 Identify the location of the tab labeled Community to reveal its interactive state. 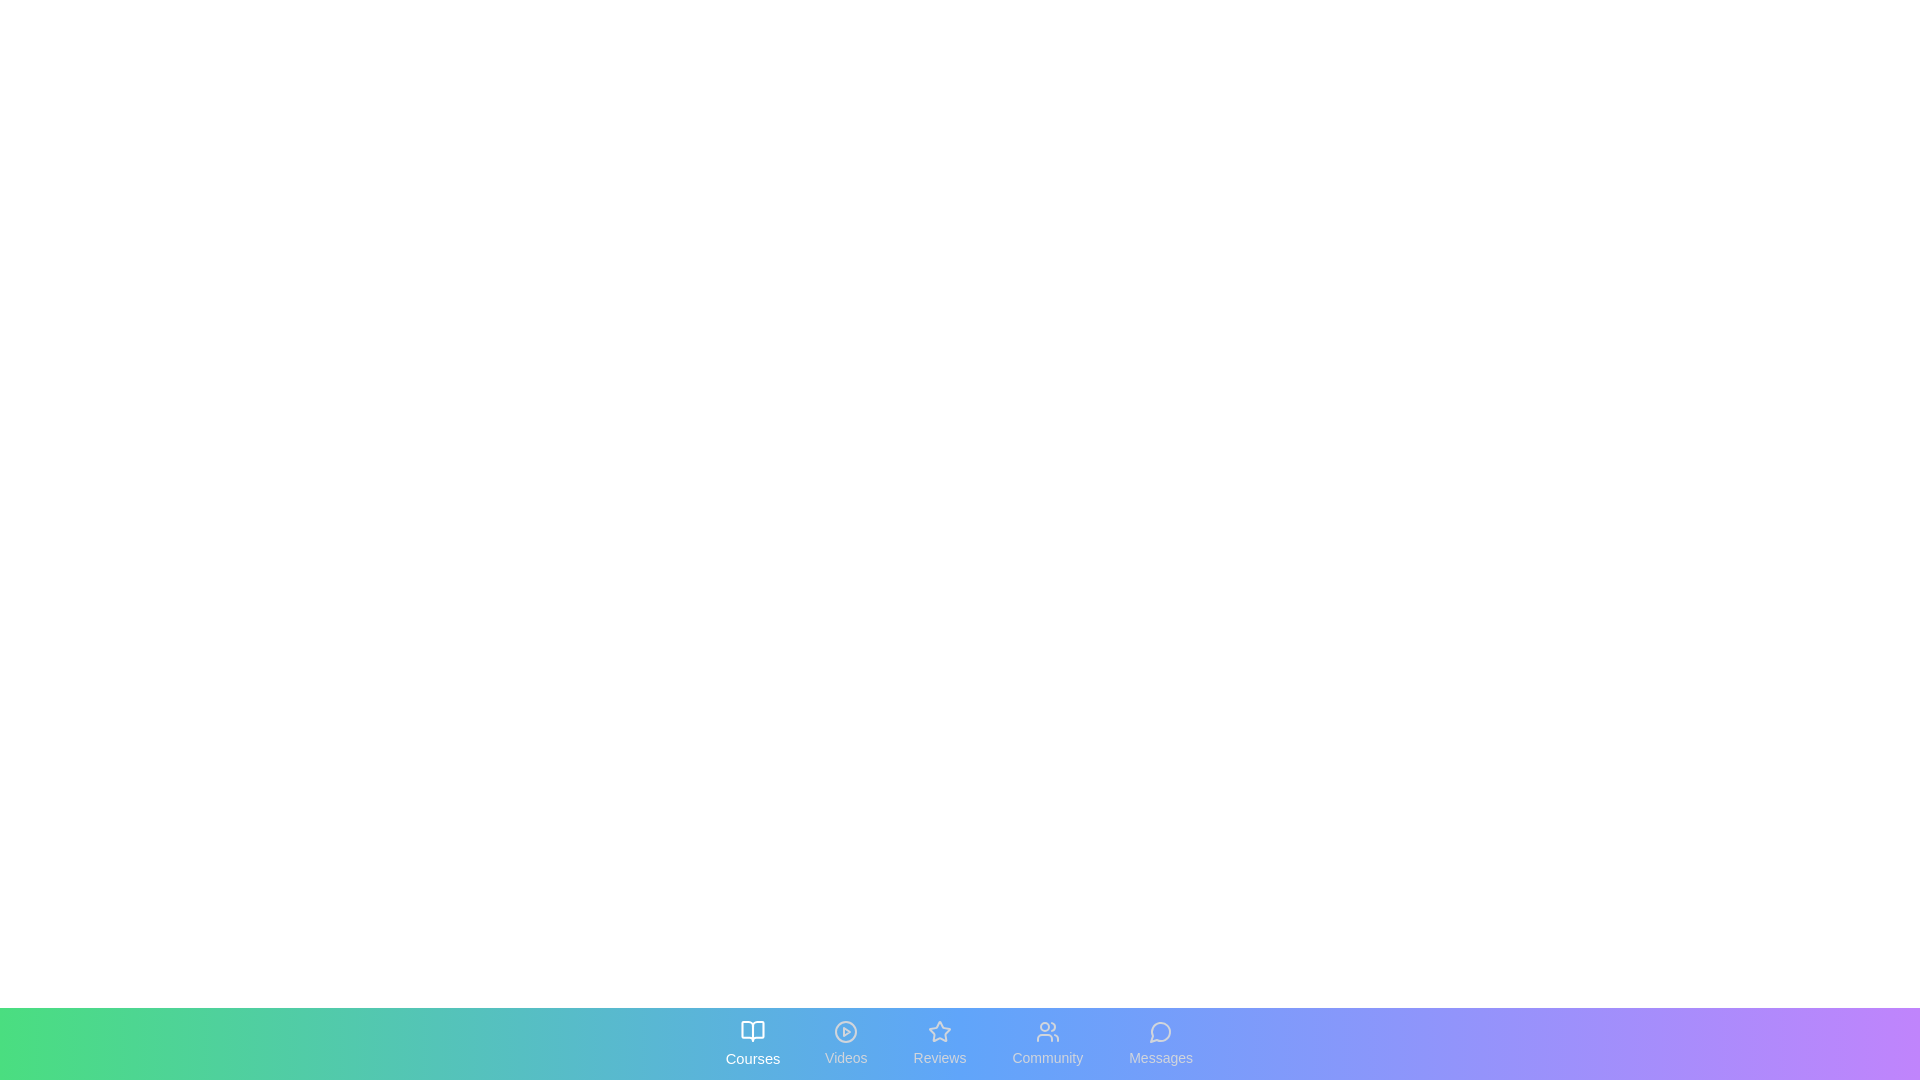
(1046, 1043).